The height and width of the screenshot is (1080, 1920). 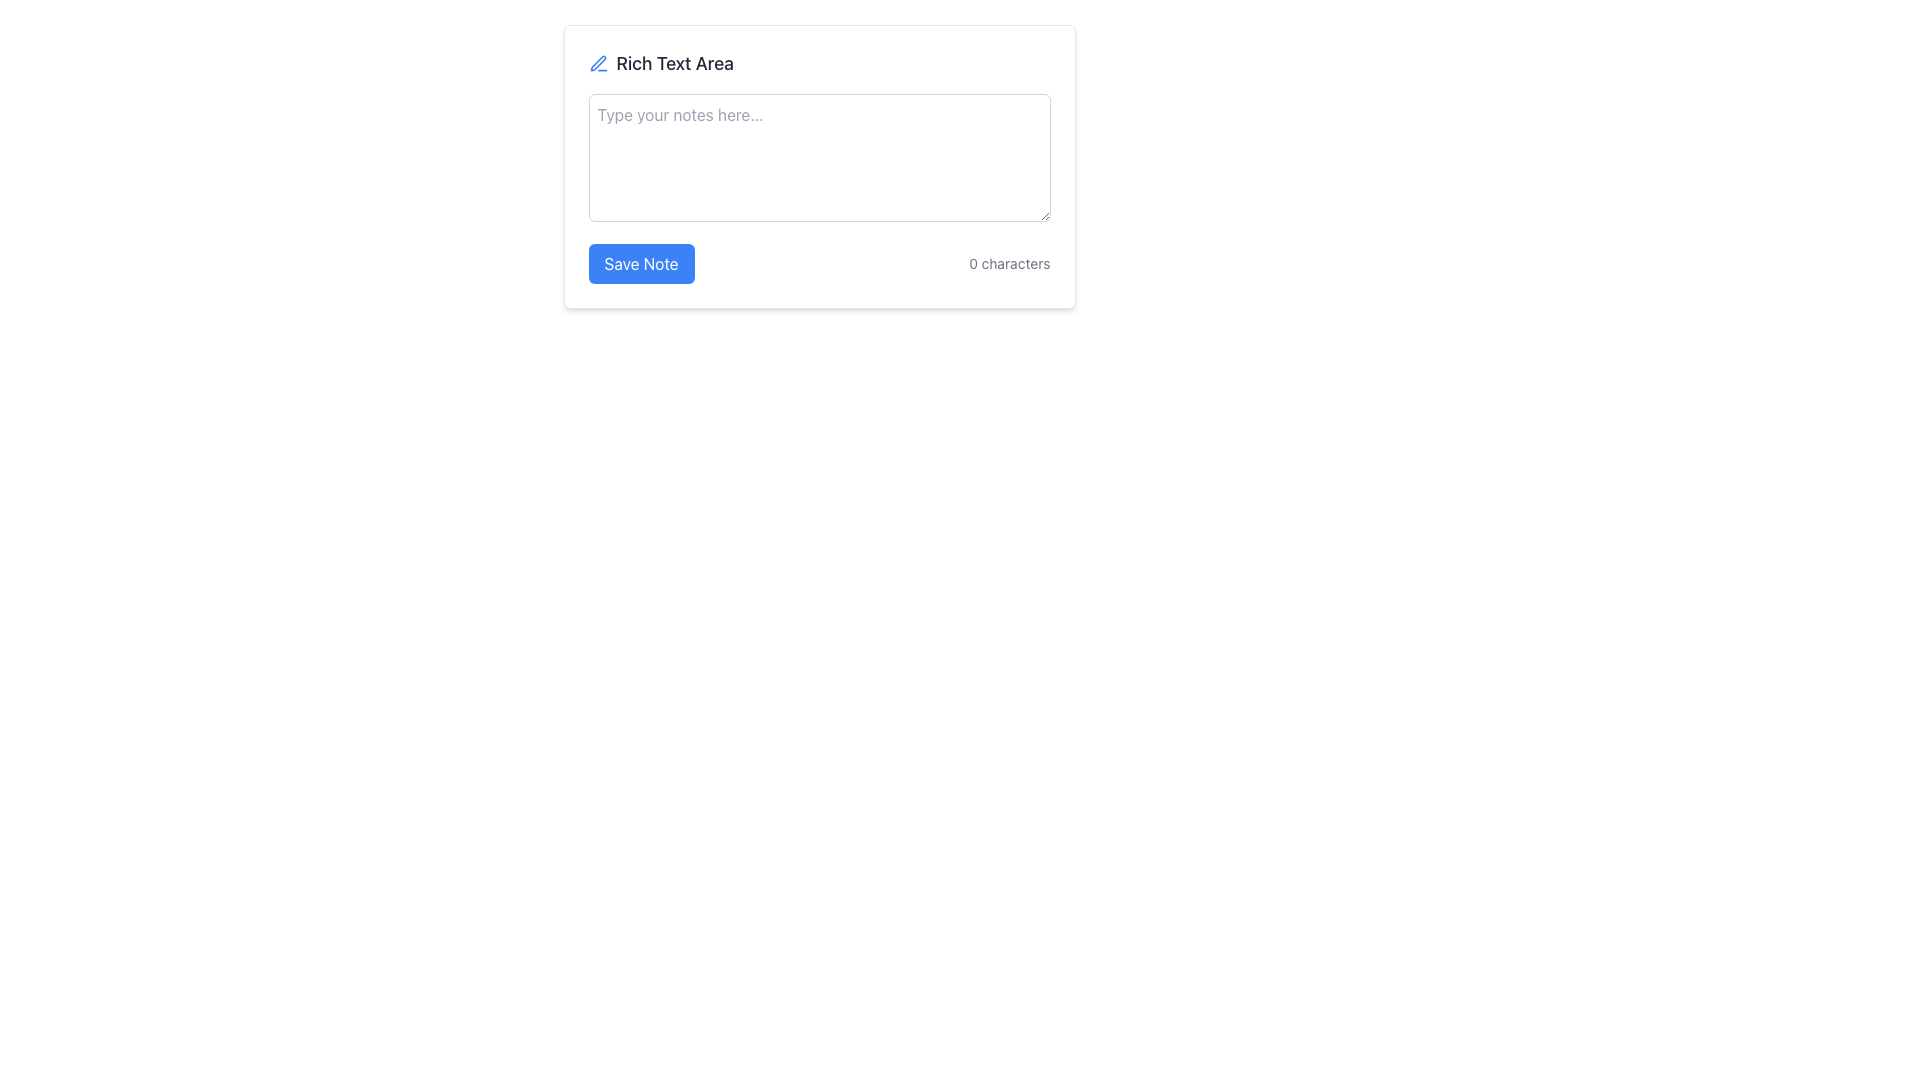 What do you see at coordinates (675, 63) in the screenshot?
I see `the static text label displaying 'Rich Text Area' in dark gray, located at the top of a note-taking widget, to the right of a pen icon` at bounding box center [675, 63].